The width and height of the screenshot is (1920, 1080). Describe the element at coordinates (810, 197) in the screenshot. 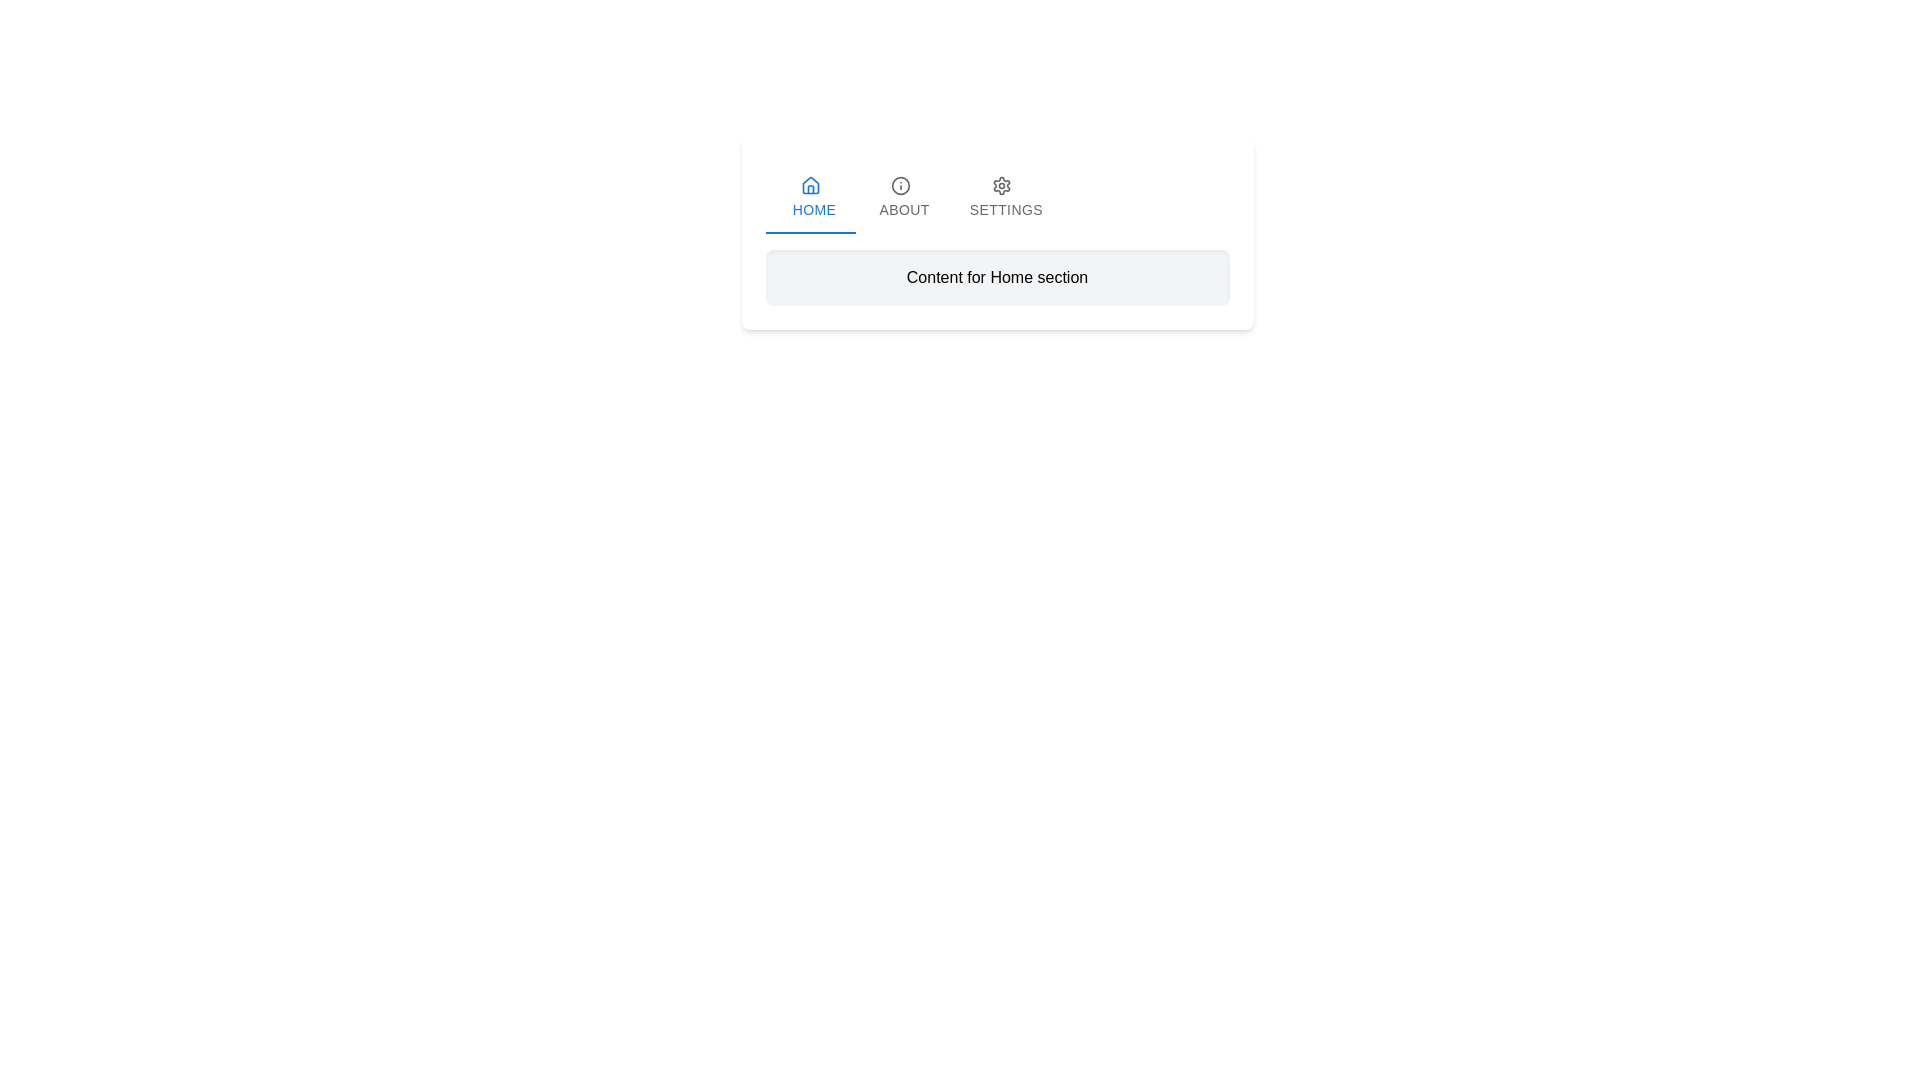

I see `the 'Home' tab button, which is the first tab in the horizontal tab group and is currently highlighted in blue` at that location.